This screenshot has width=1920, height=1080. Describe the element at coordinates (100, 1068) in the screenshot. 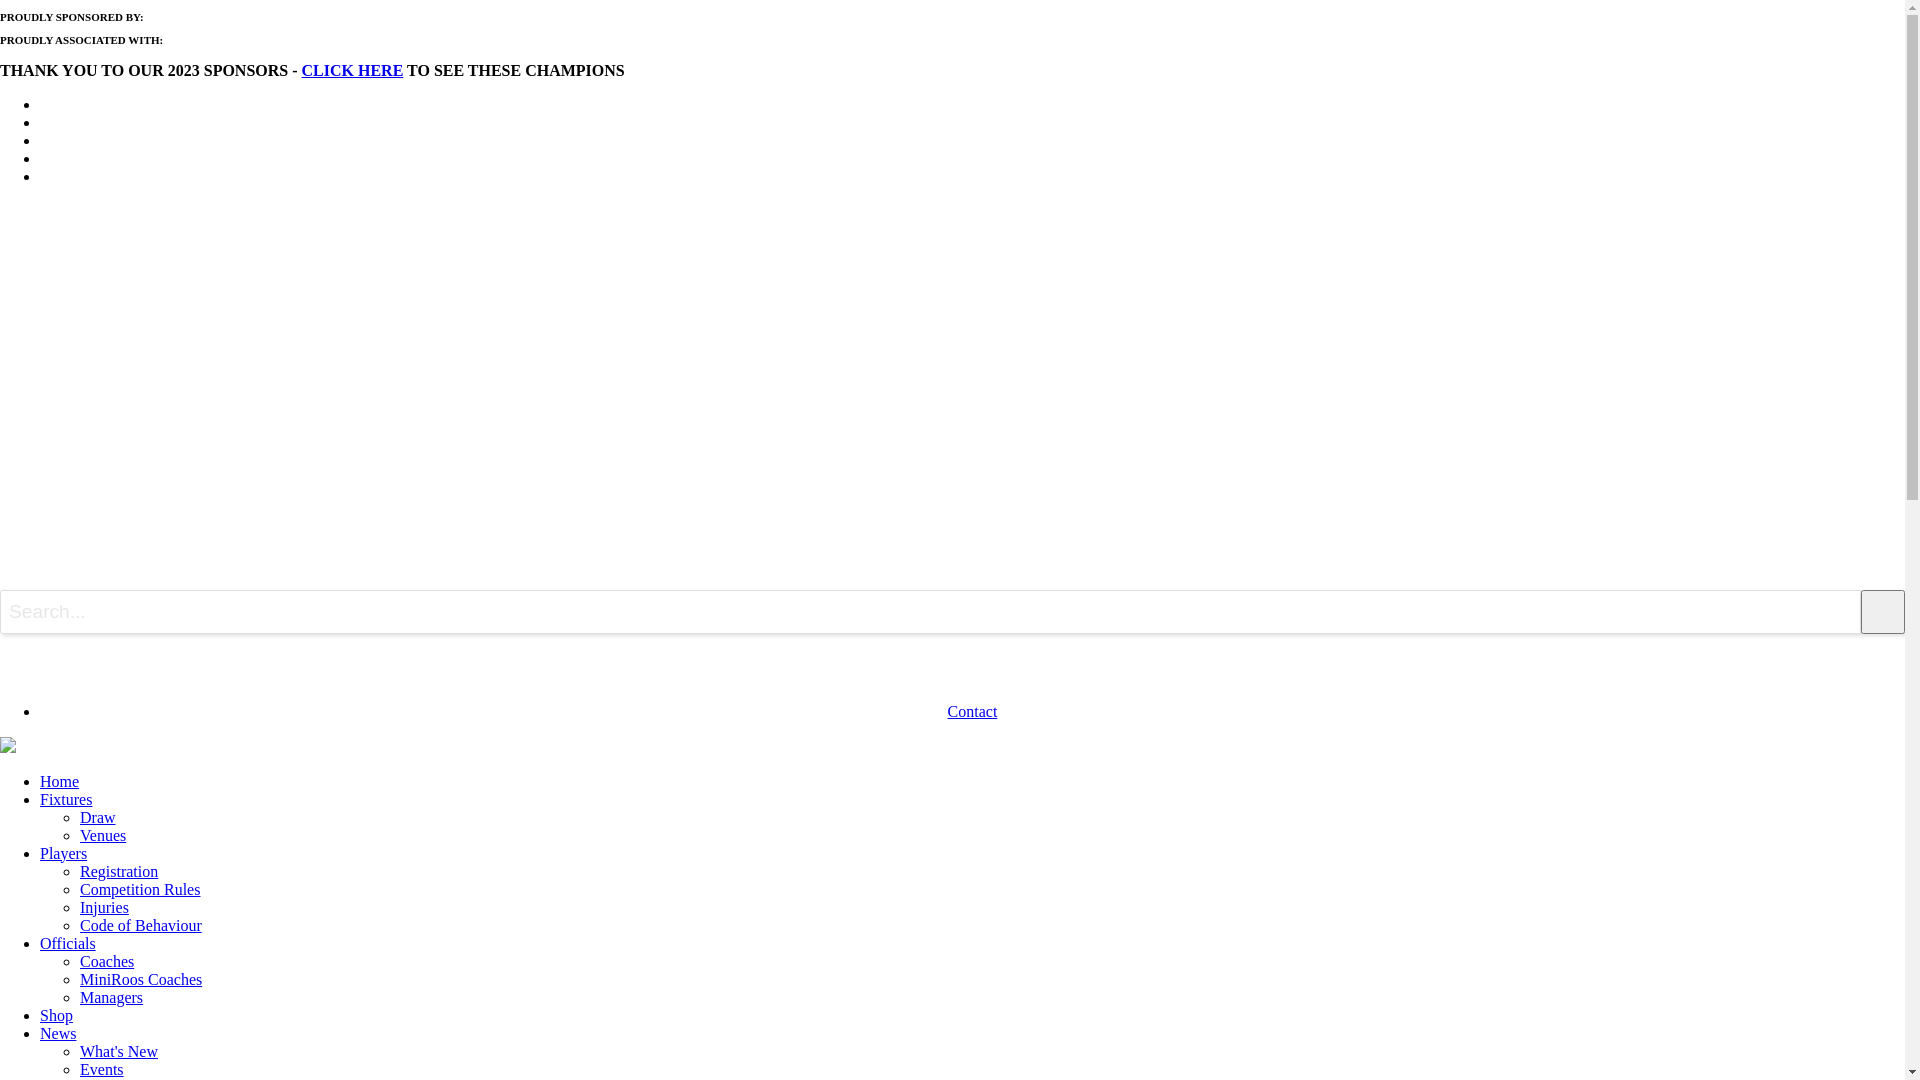

I see `'Events'` at that location.